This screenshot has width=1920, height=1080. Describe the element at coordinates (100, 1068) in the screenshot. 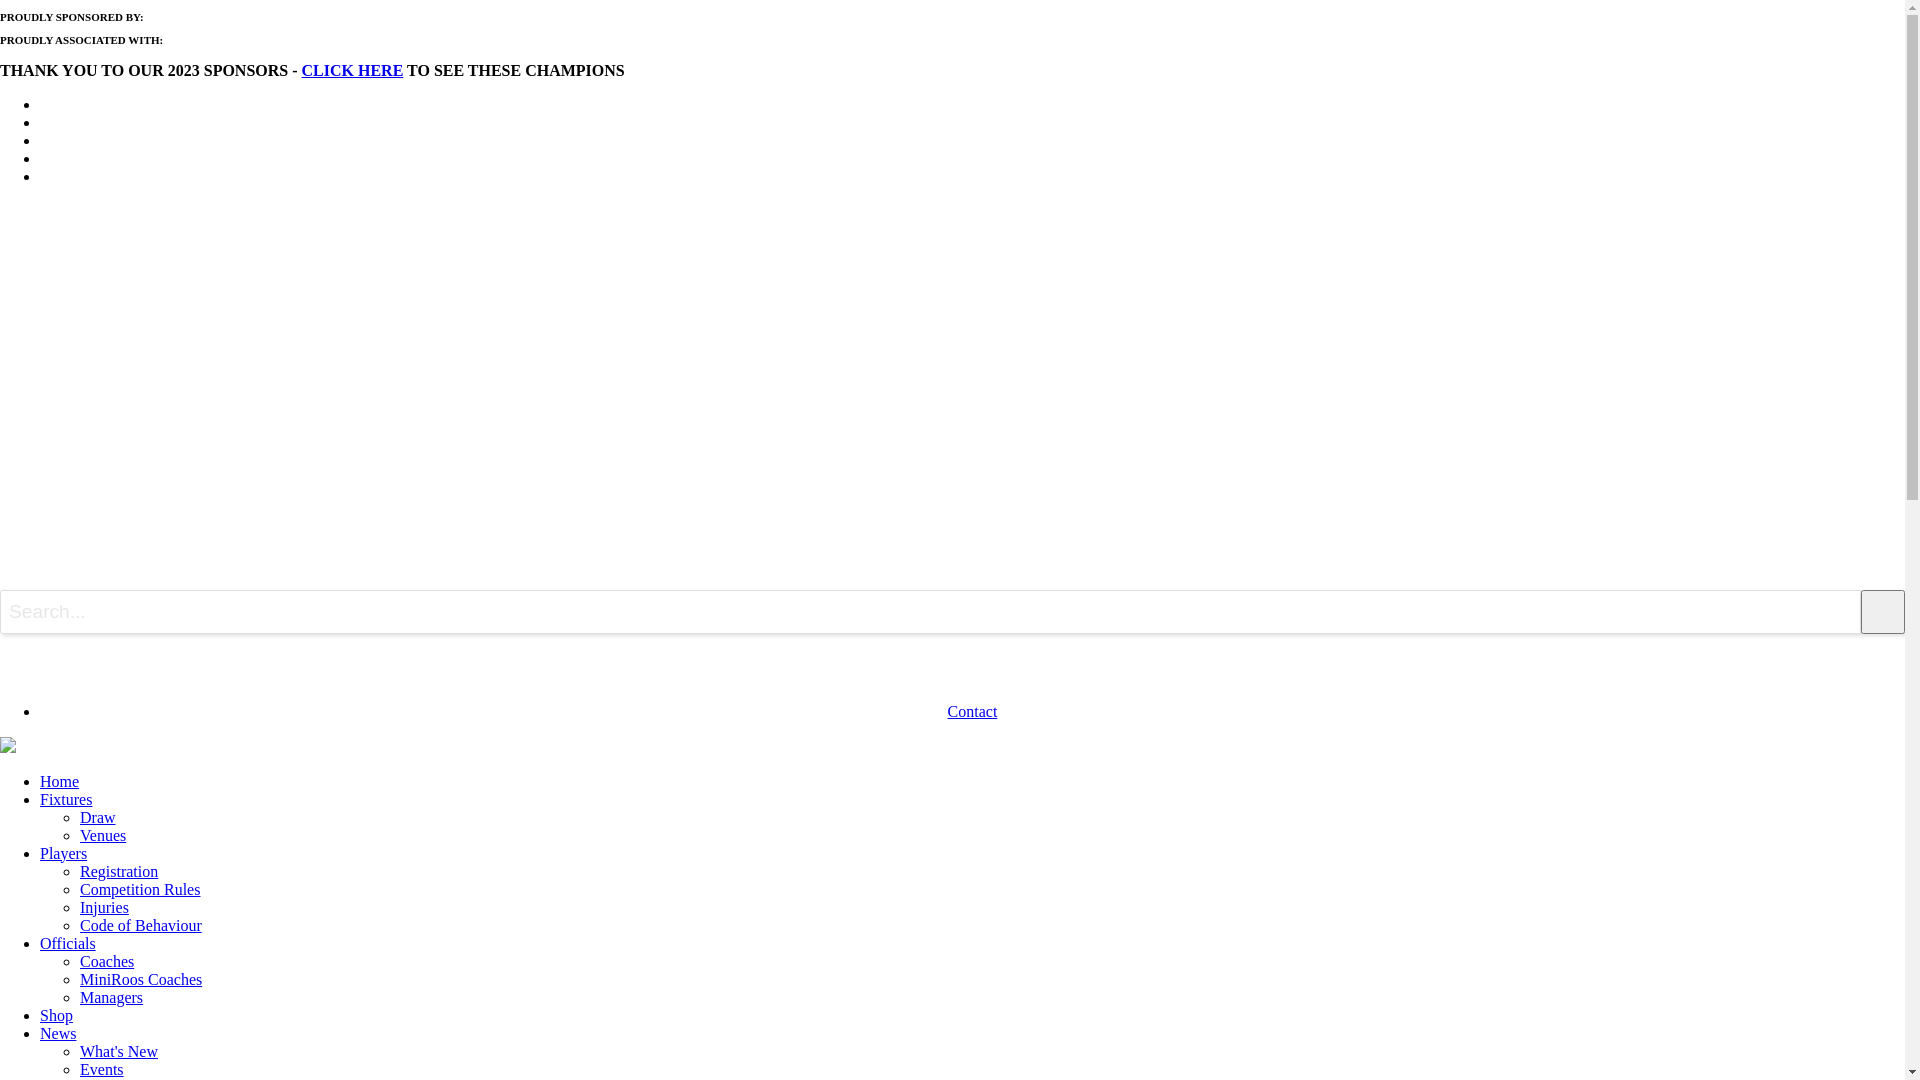

I see `'Events'` at that location.